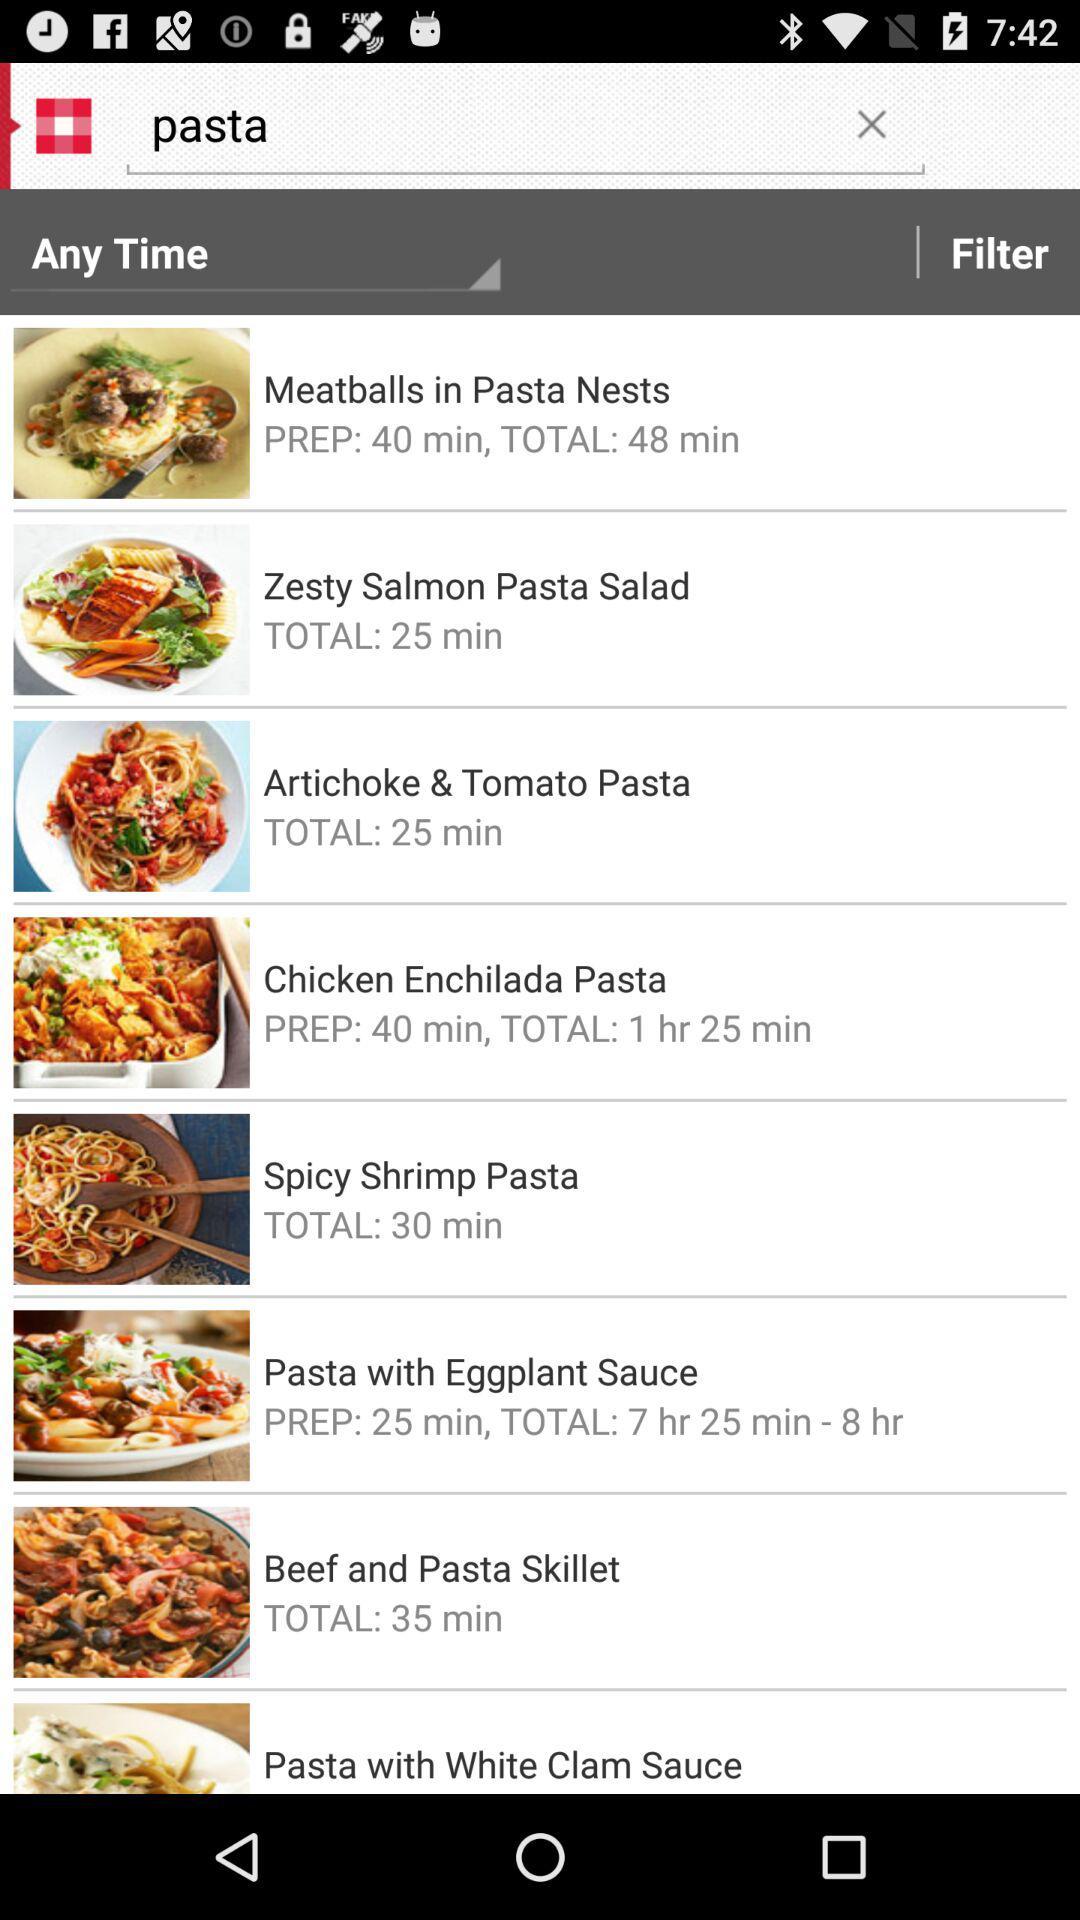 Image resolution: width=1080 pixels, height=1920 pixels. What do you see at coordinates (658, 1566) in the screenshot?
I see `the beef and pasta icon` at bounding box center [658, 1566].